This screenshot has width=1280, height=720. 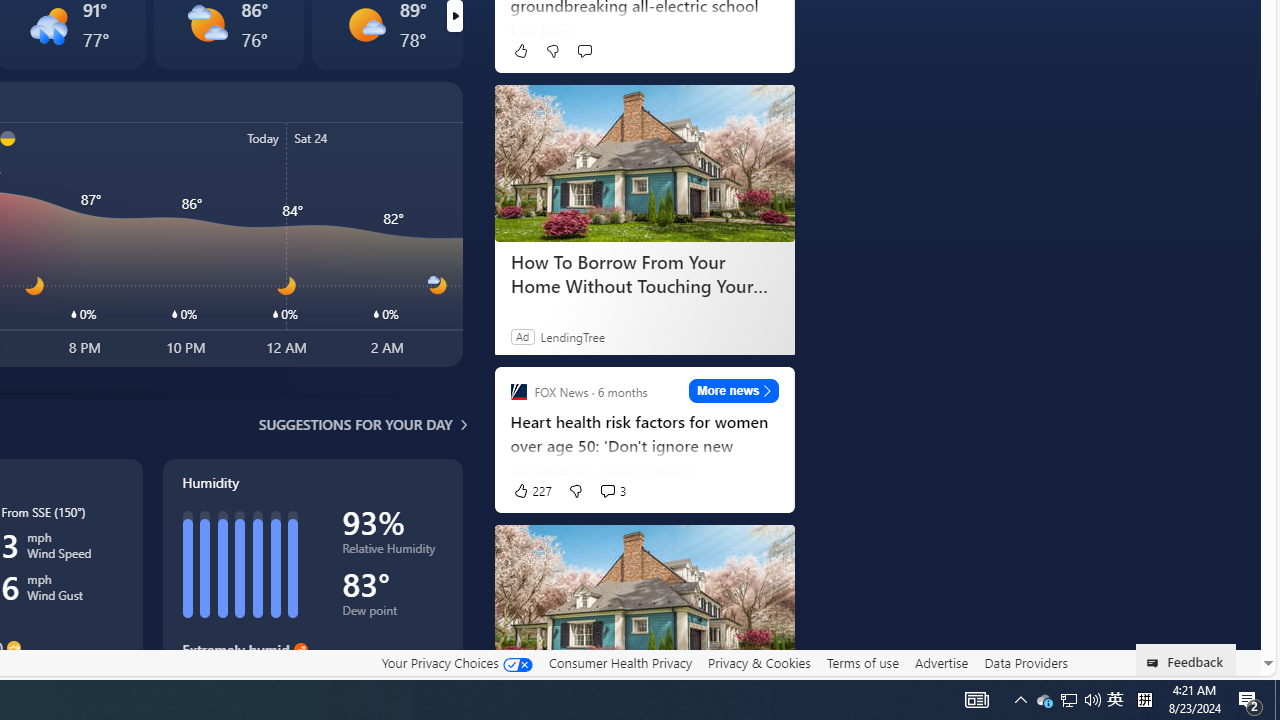 I want to click on 'Your Privacy Choices', so click(x=455, y=663).